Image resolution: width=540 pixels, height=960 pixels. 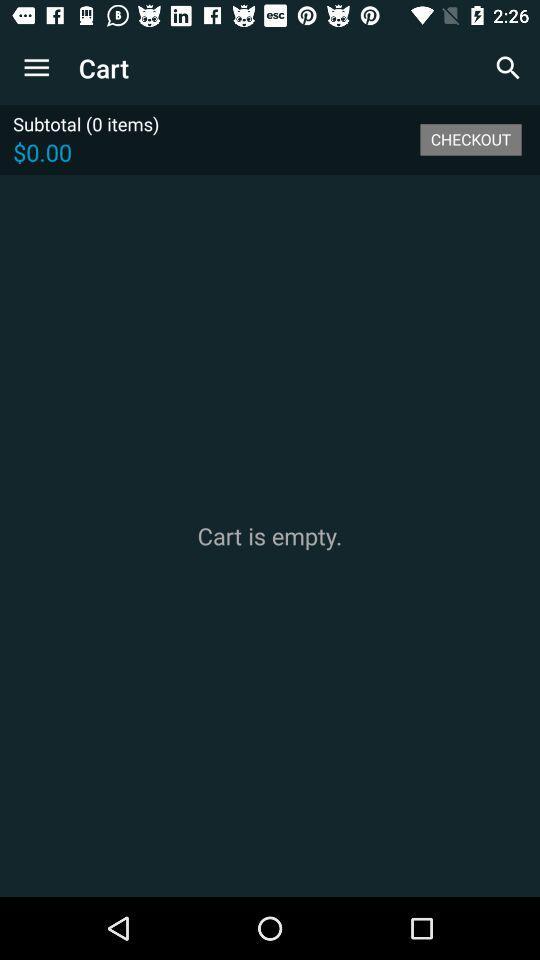 What do you see at coordinates (508, 68) in the screenshot?
I see `icon next to the cart` at bounding box center [508, 68].